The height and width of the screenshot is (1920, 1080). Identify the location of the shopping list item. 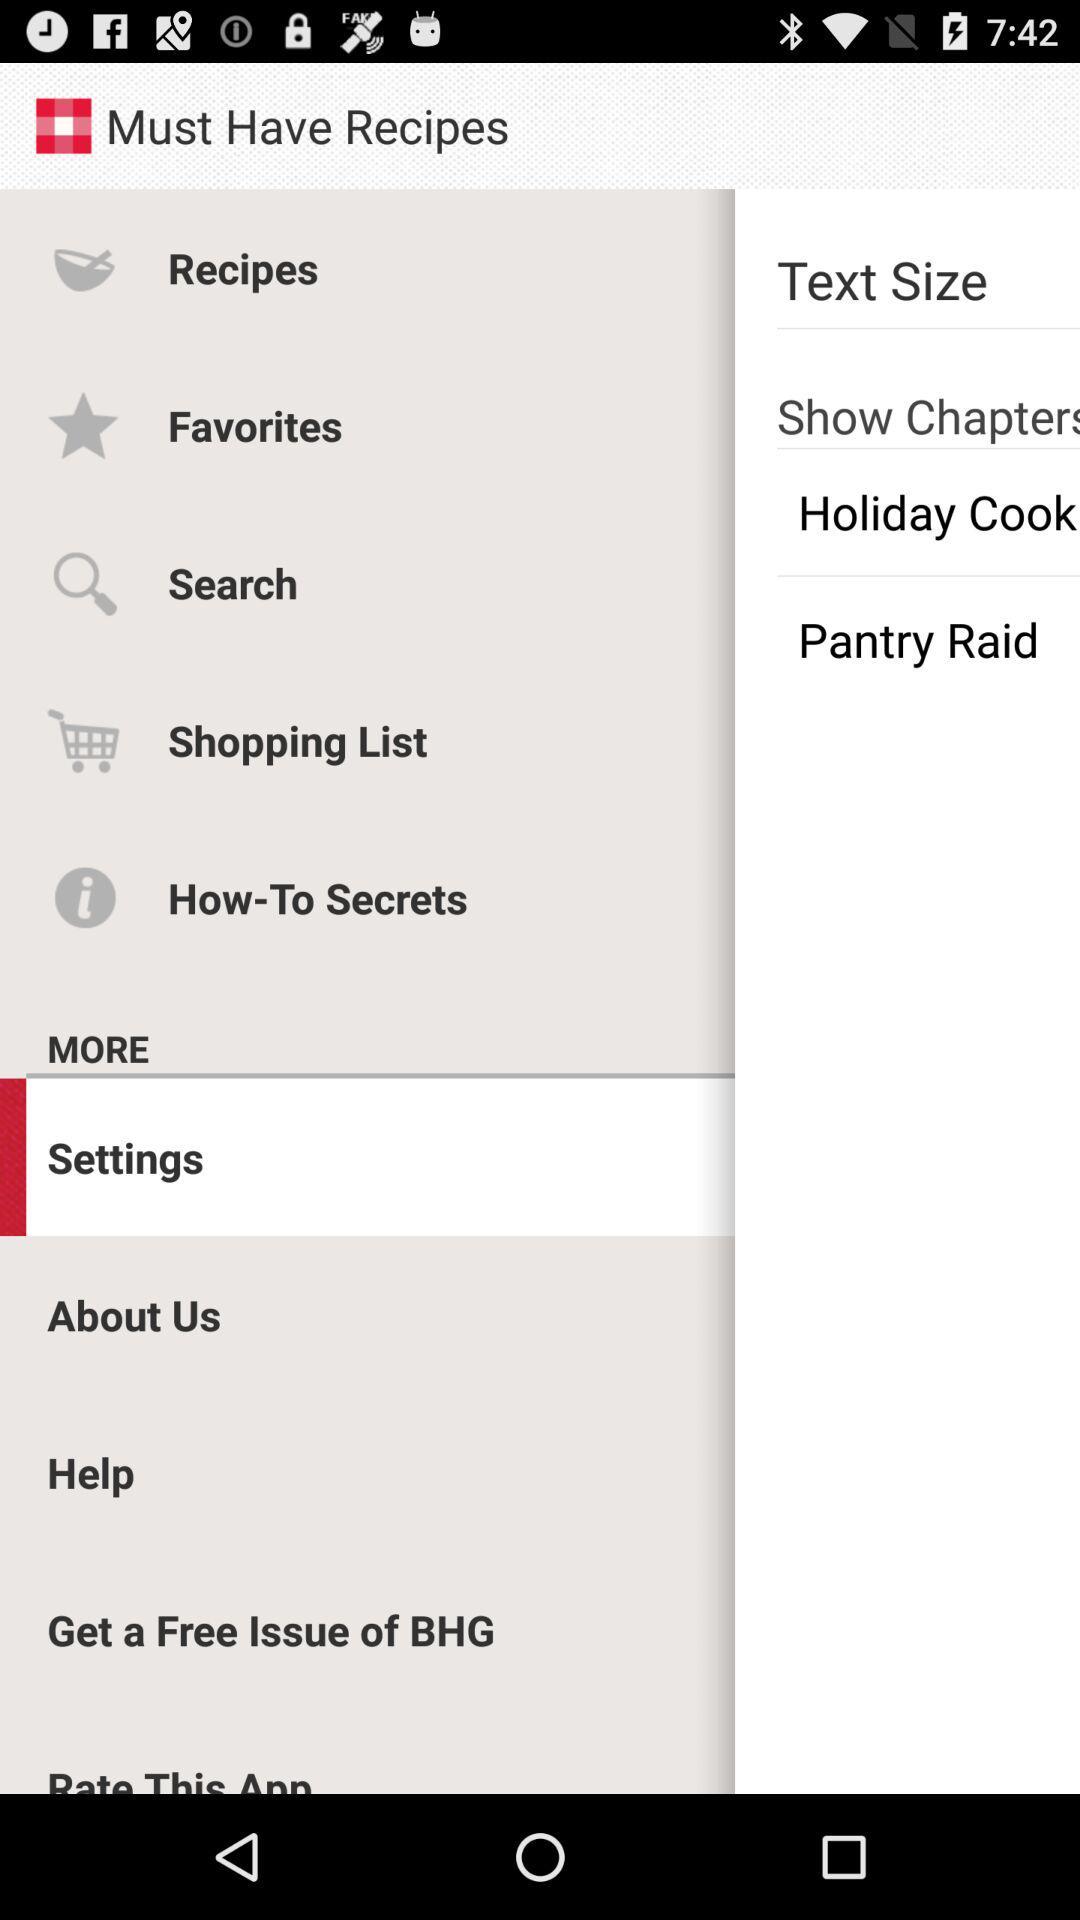
(297, 739).